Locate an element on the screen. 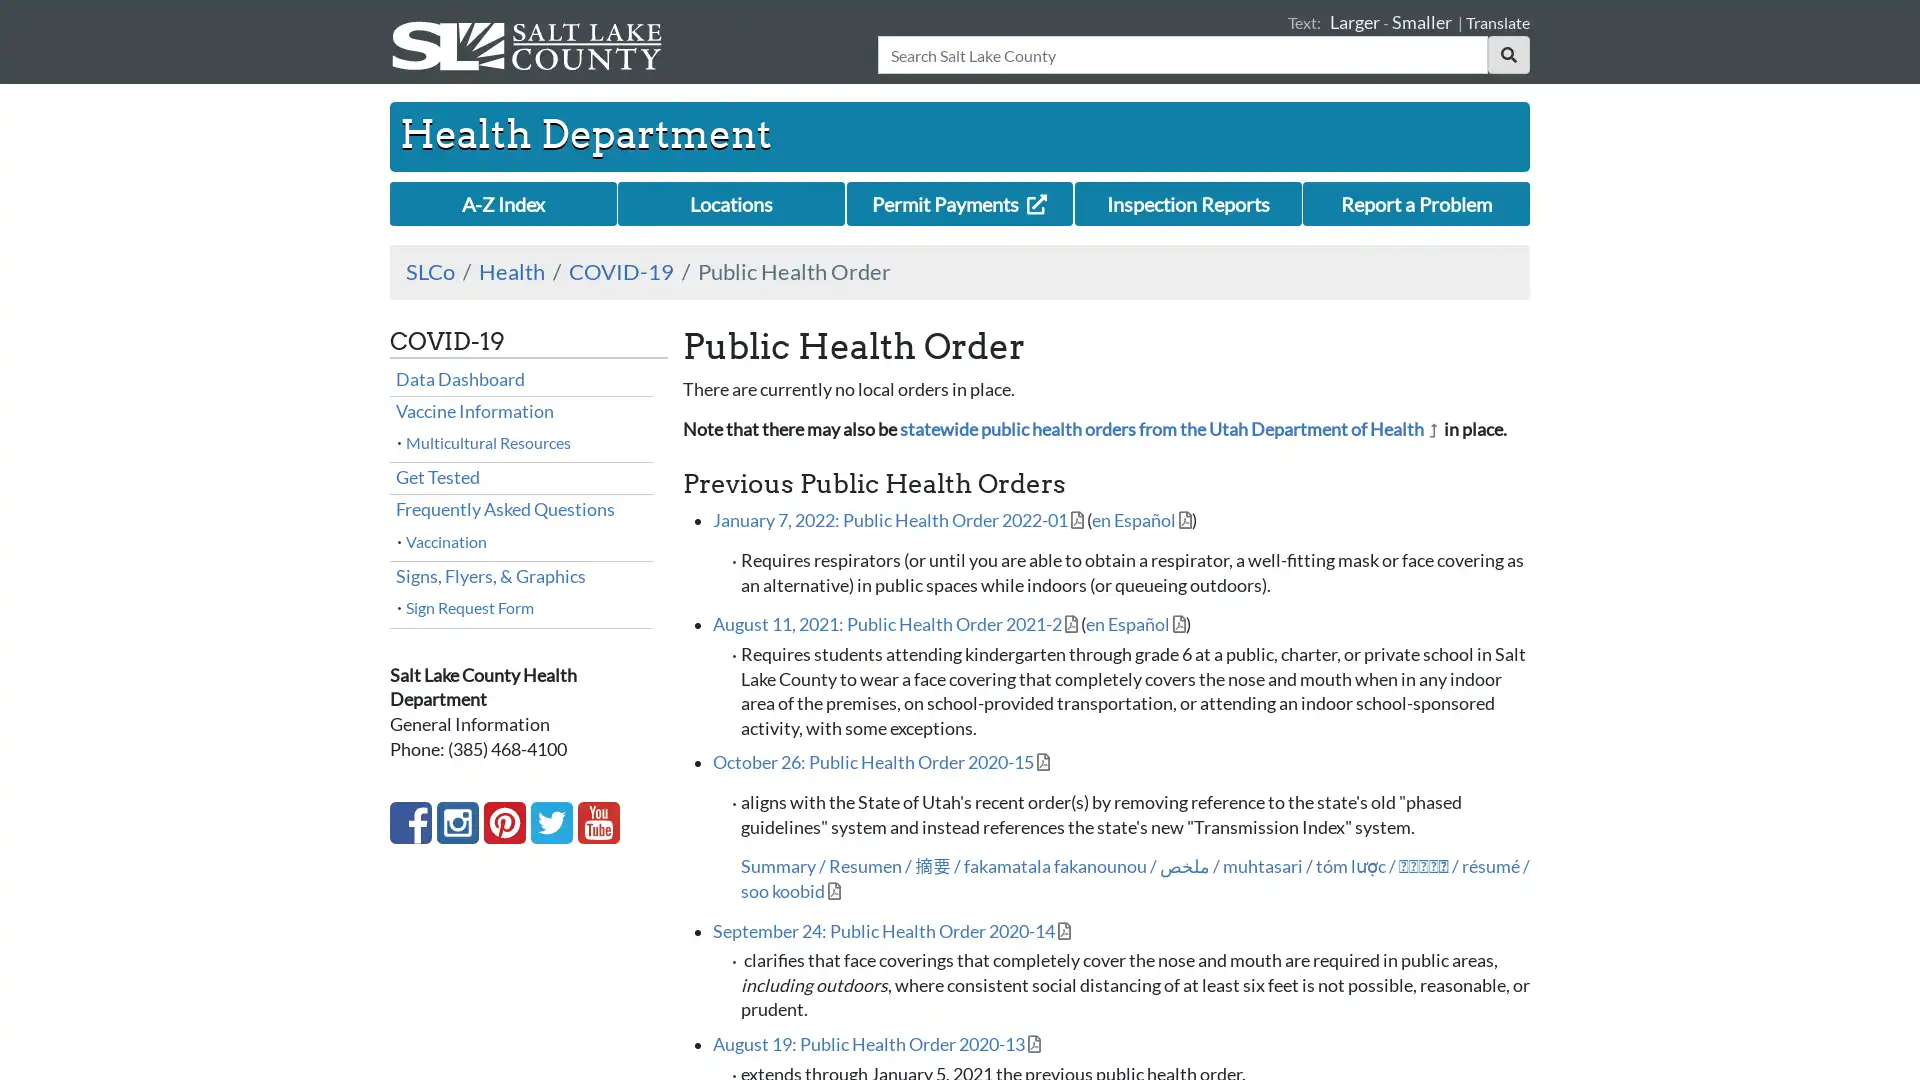  Smaller is located at coordinates (1420, 23).